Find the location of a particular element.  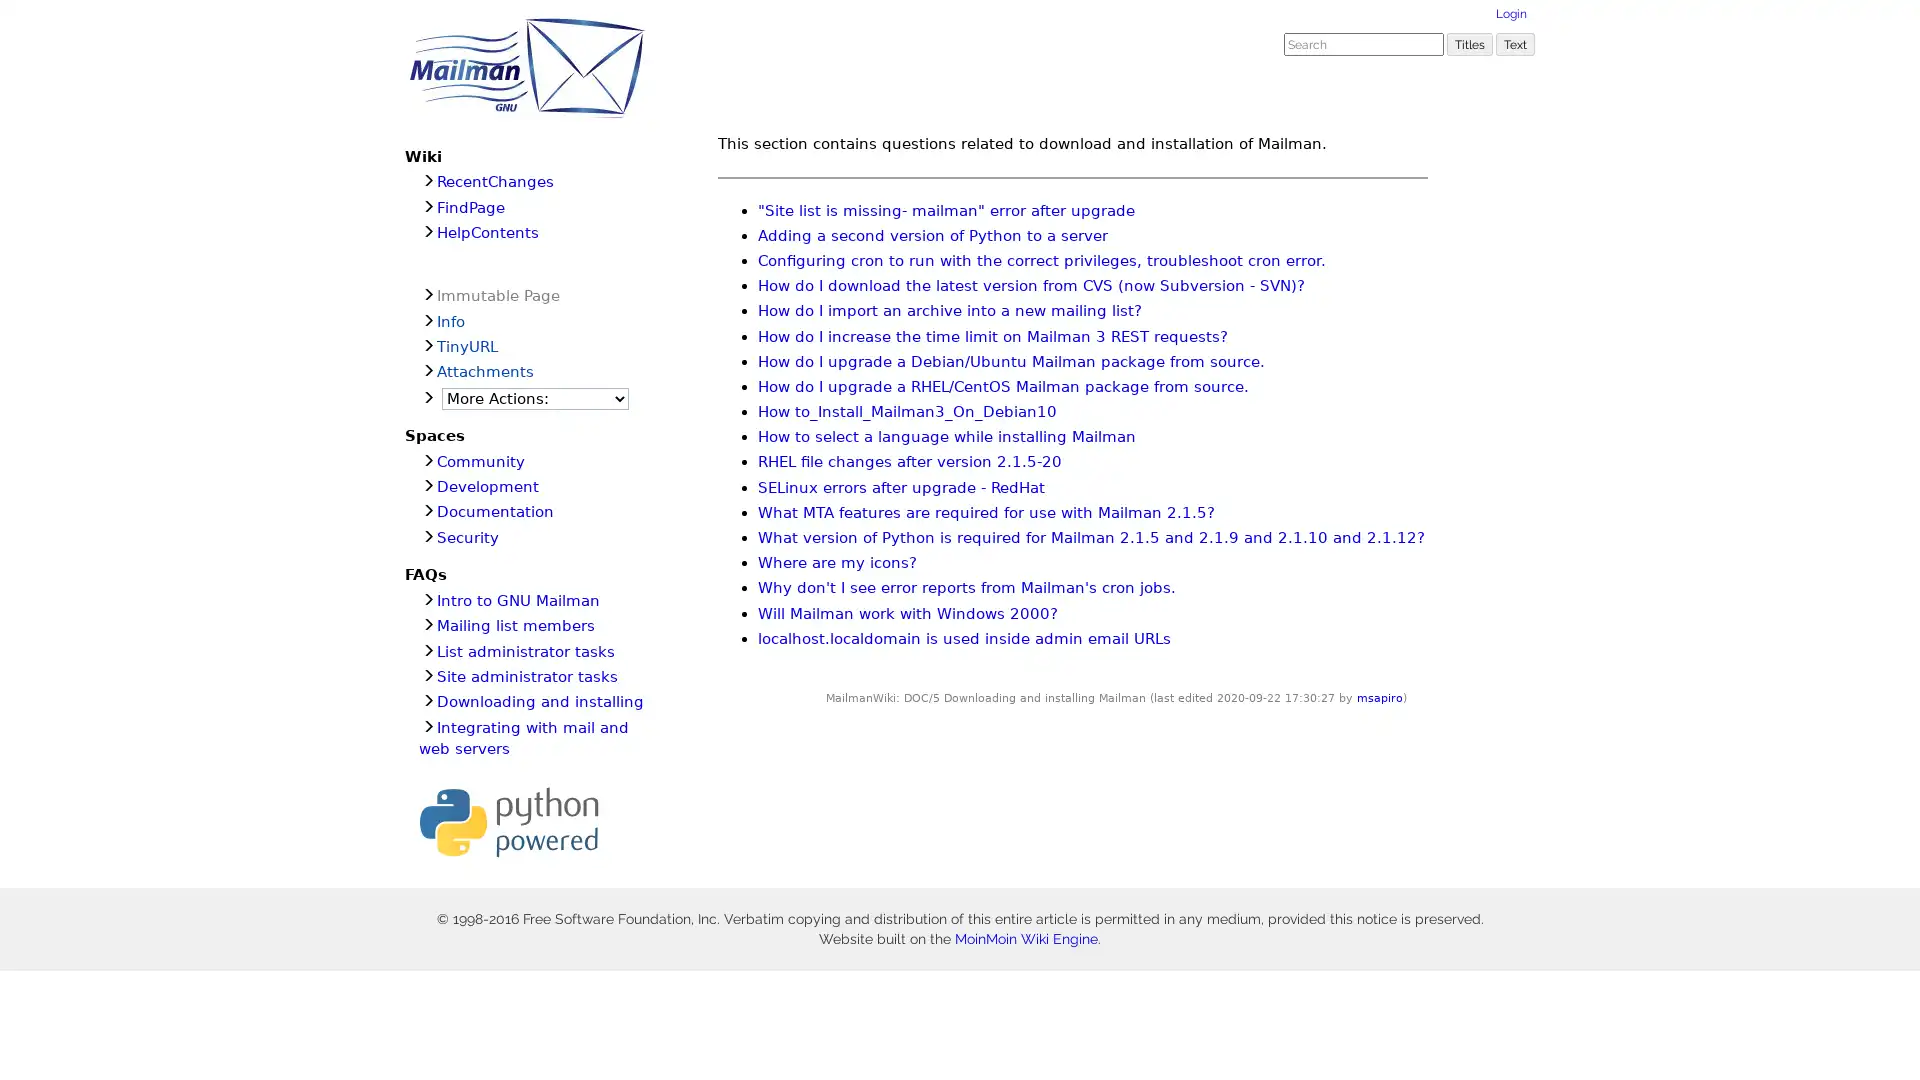

Text is located at coordinates (1515, 43).